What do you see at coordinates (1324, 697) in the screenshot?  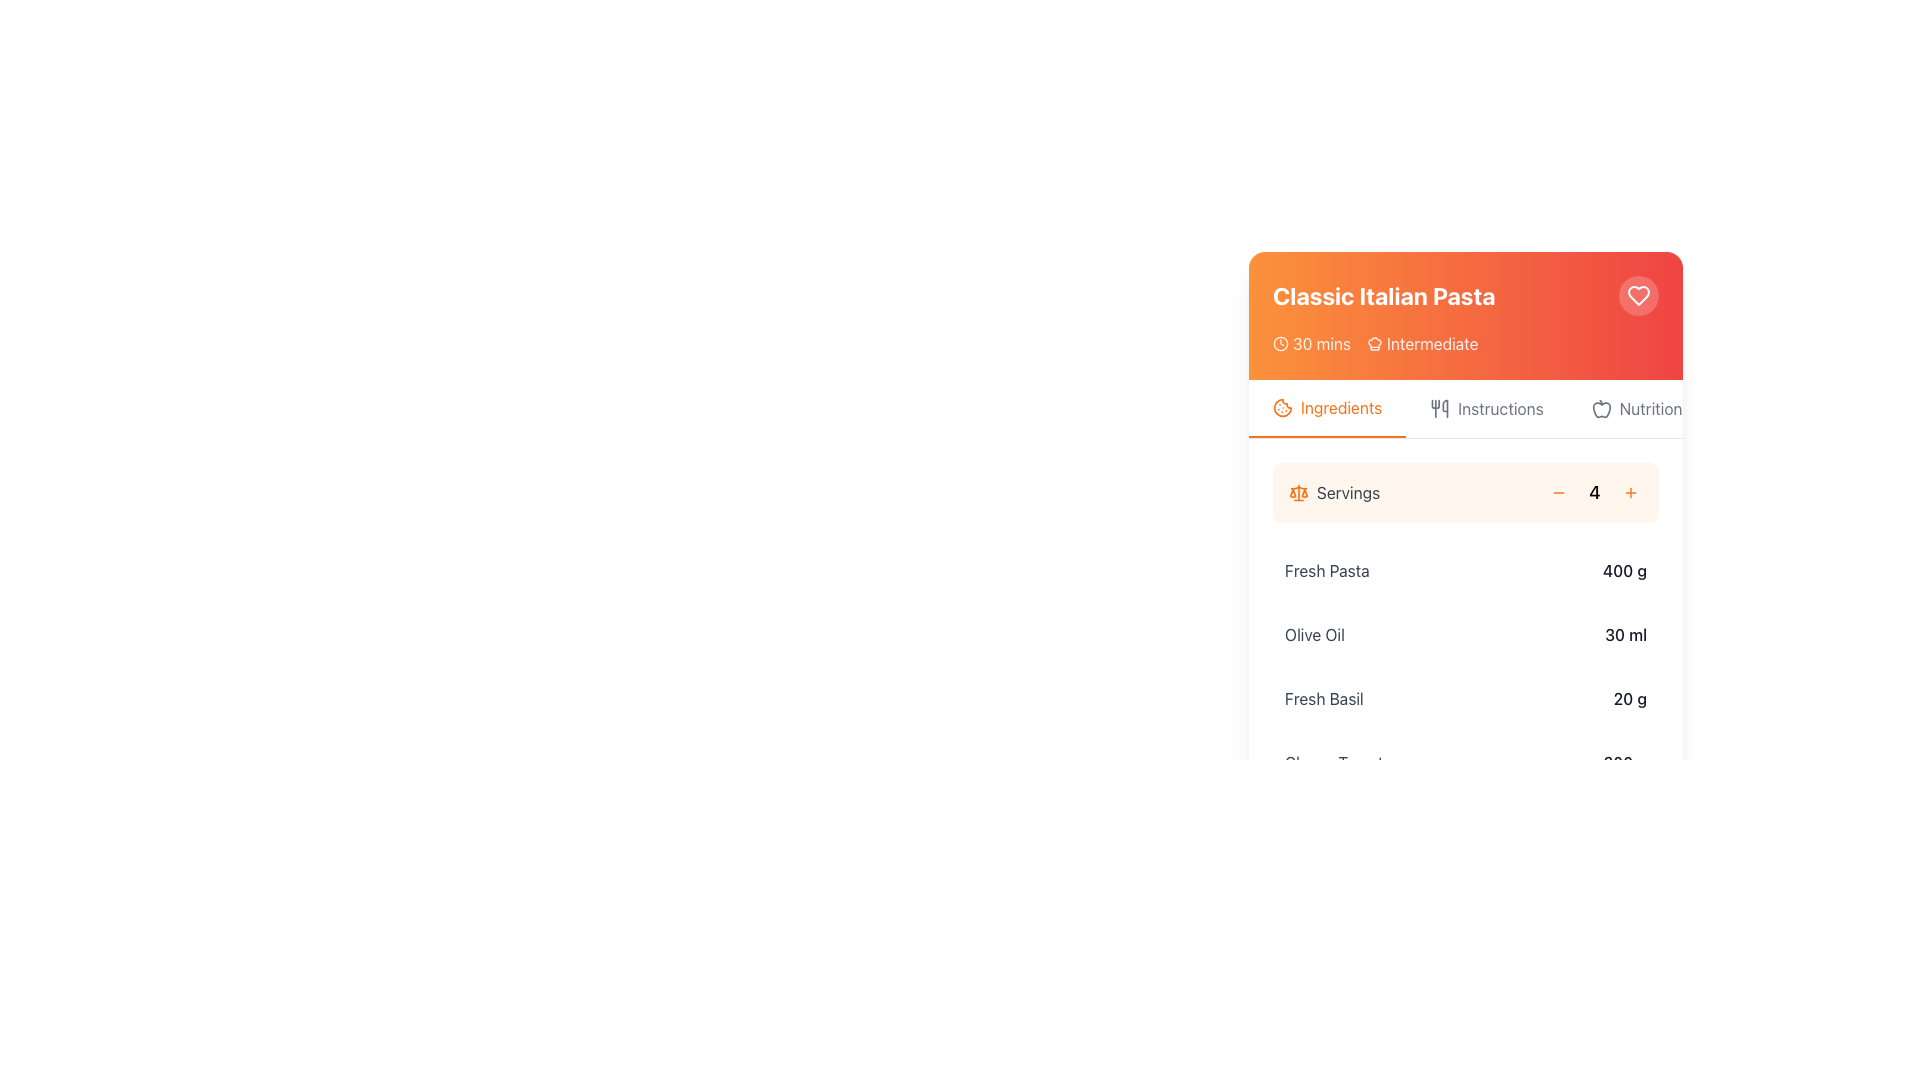 I see `the text label displaying 'Fresh Basil'` at bounding box center [1324, 697].